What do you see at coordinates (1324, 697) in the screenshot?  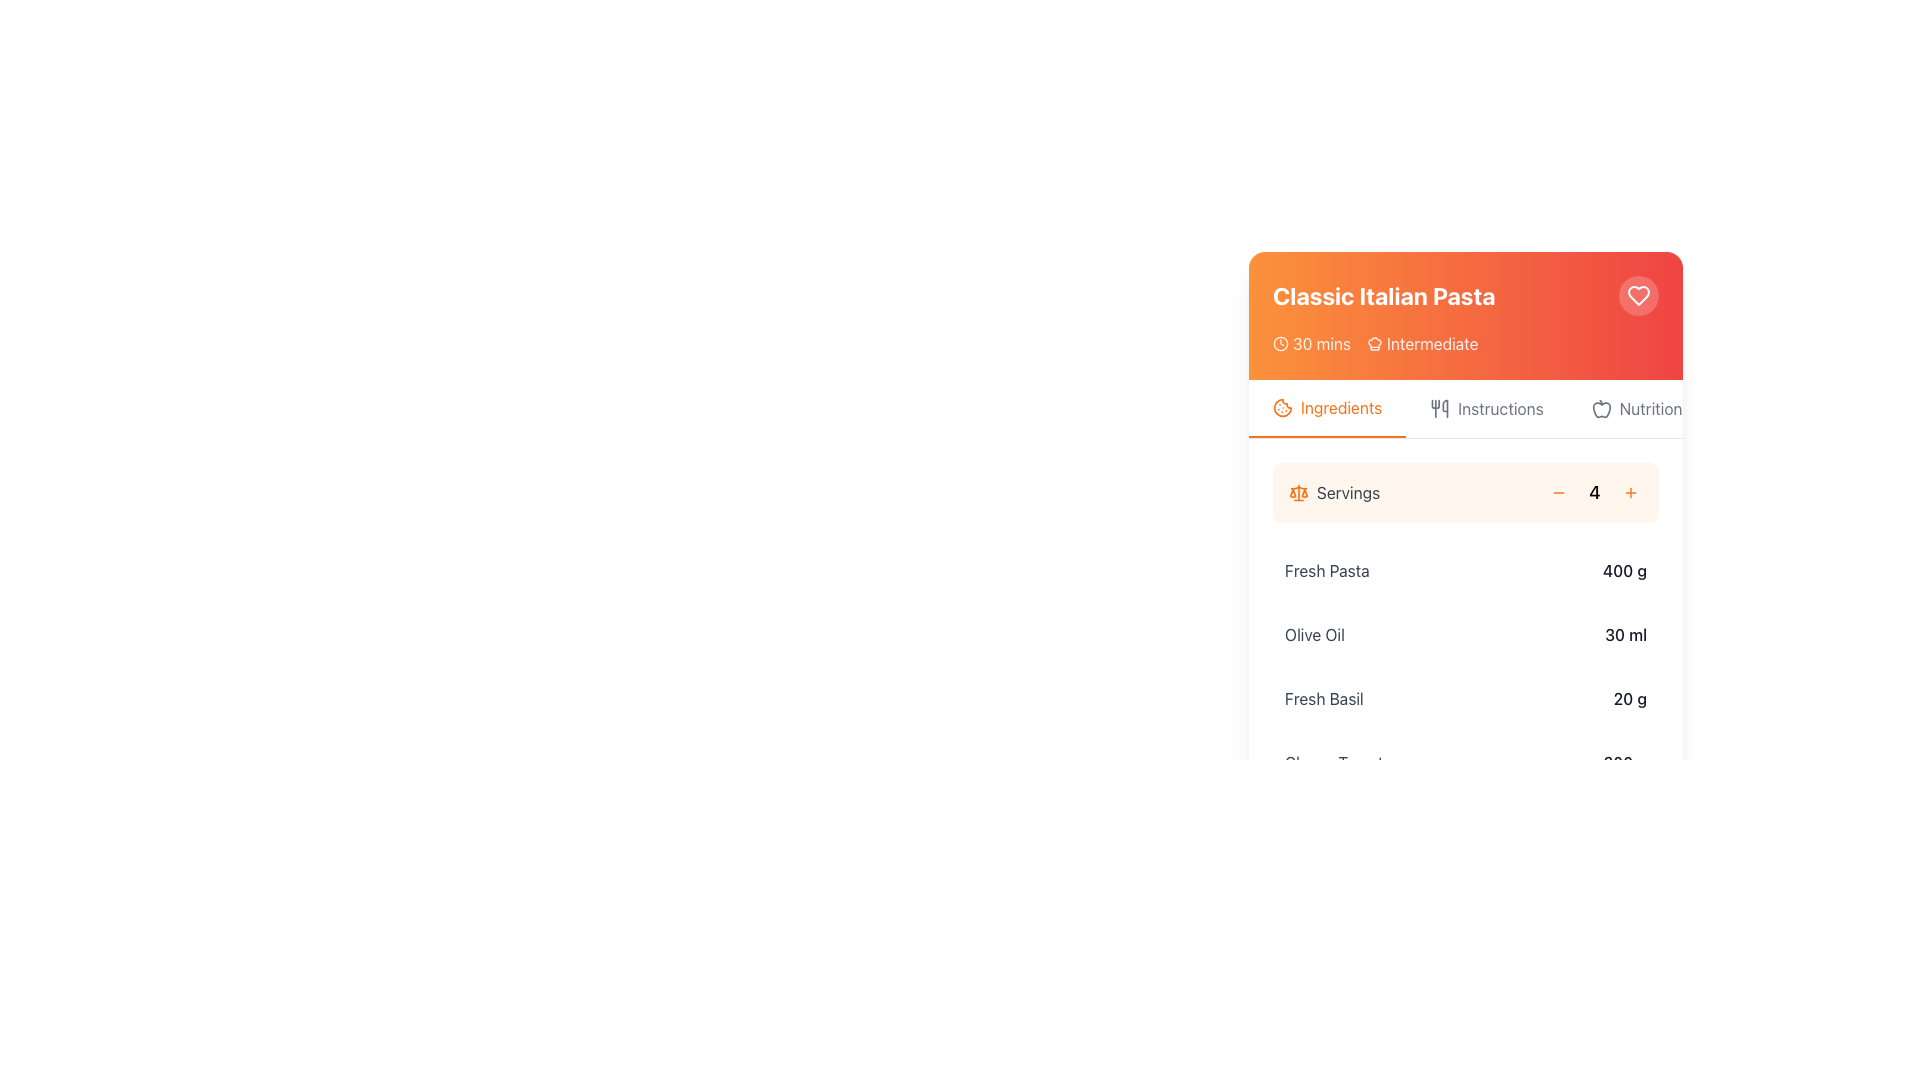 I see `the text label displaying 'Fresh Basil'` at bounding box center [1324, 697].